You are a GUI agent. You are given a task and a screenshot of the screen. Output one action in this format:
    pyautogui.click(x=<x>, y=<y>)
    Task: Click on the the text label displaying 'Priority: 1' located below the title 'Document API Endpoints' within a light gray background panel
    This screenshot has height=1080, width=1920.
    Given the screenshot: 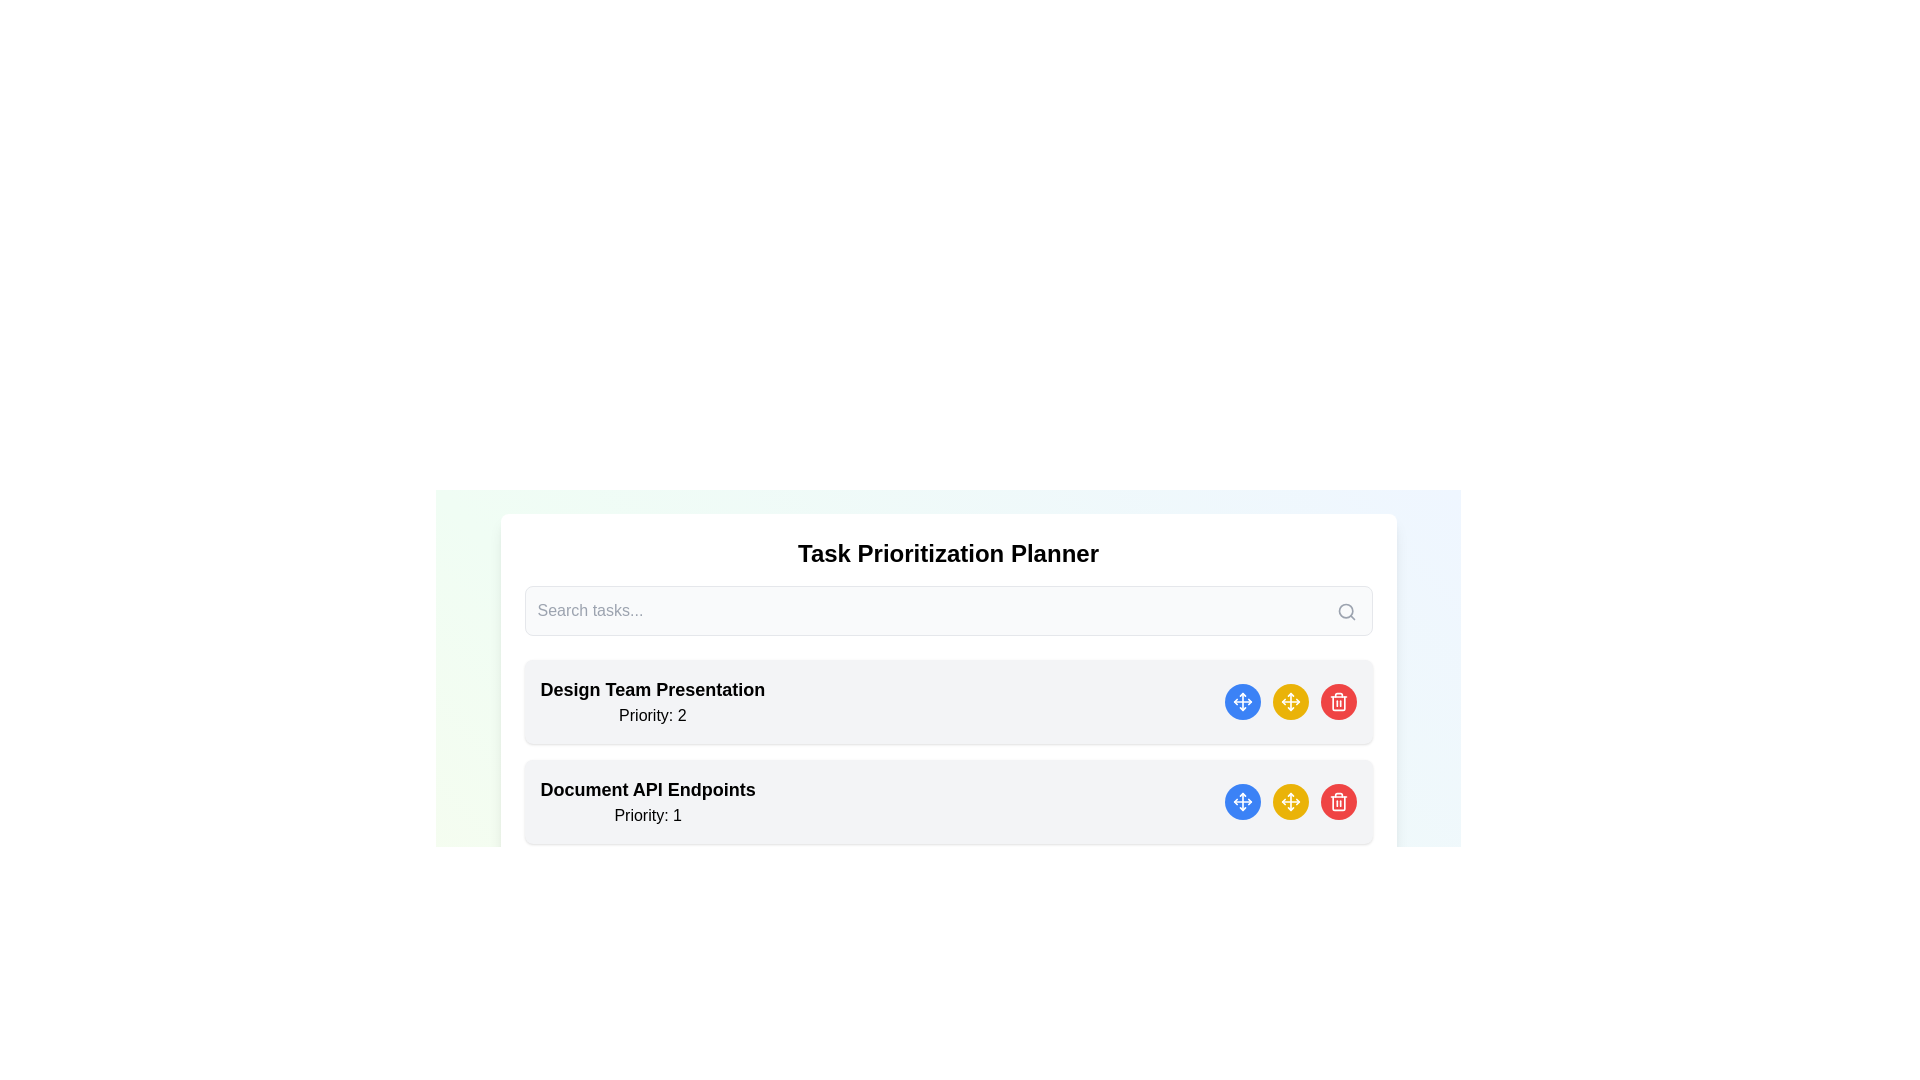 What is the action you would take?
    pyautogui.click(x=648, y=816)
    